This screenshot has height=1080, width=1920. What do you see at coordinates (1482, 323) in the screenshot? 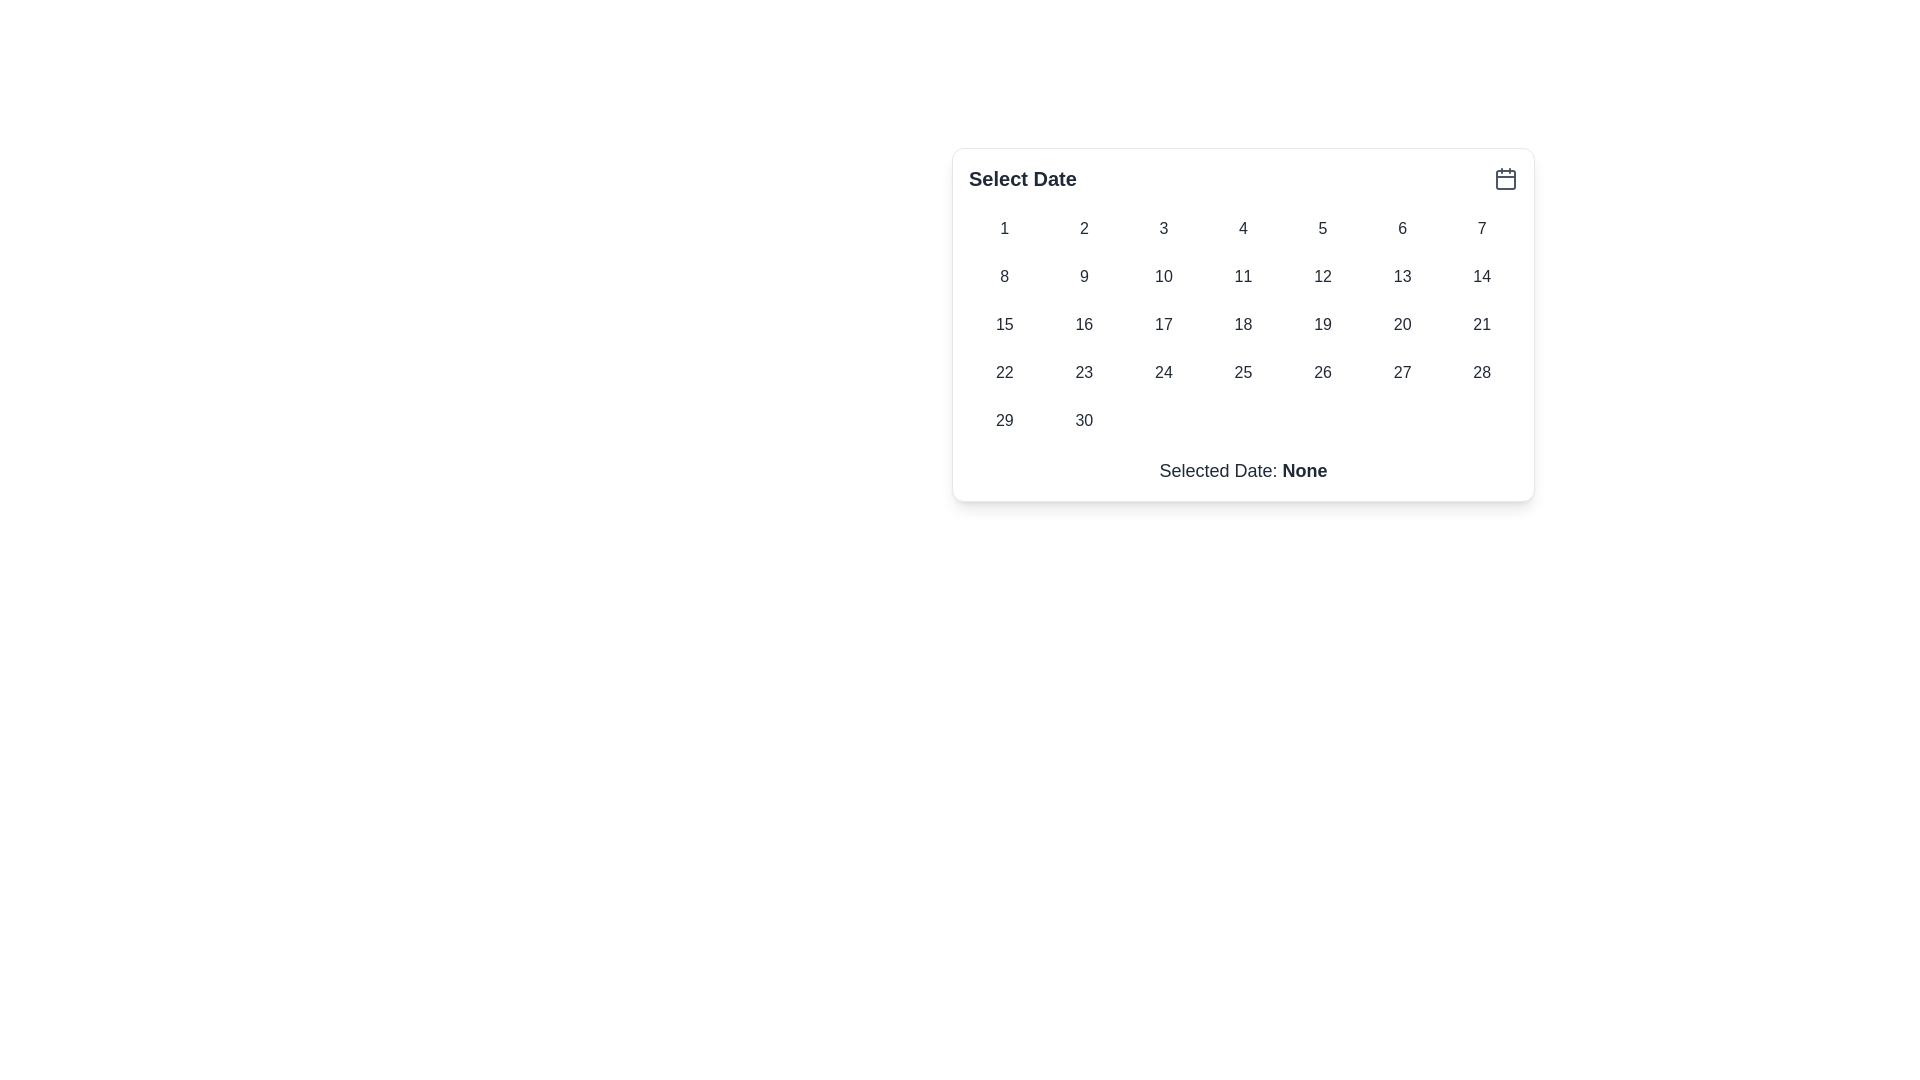
I see `the button-like component displaying the number '21' in the calendar grid` at bounding box center [1482, 323].